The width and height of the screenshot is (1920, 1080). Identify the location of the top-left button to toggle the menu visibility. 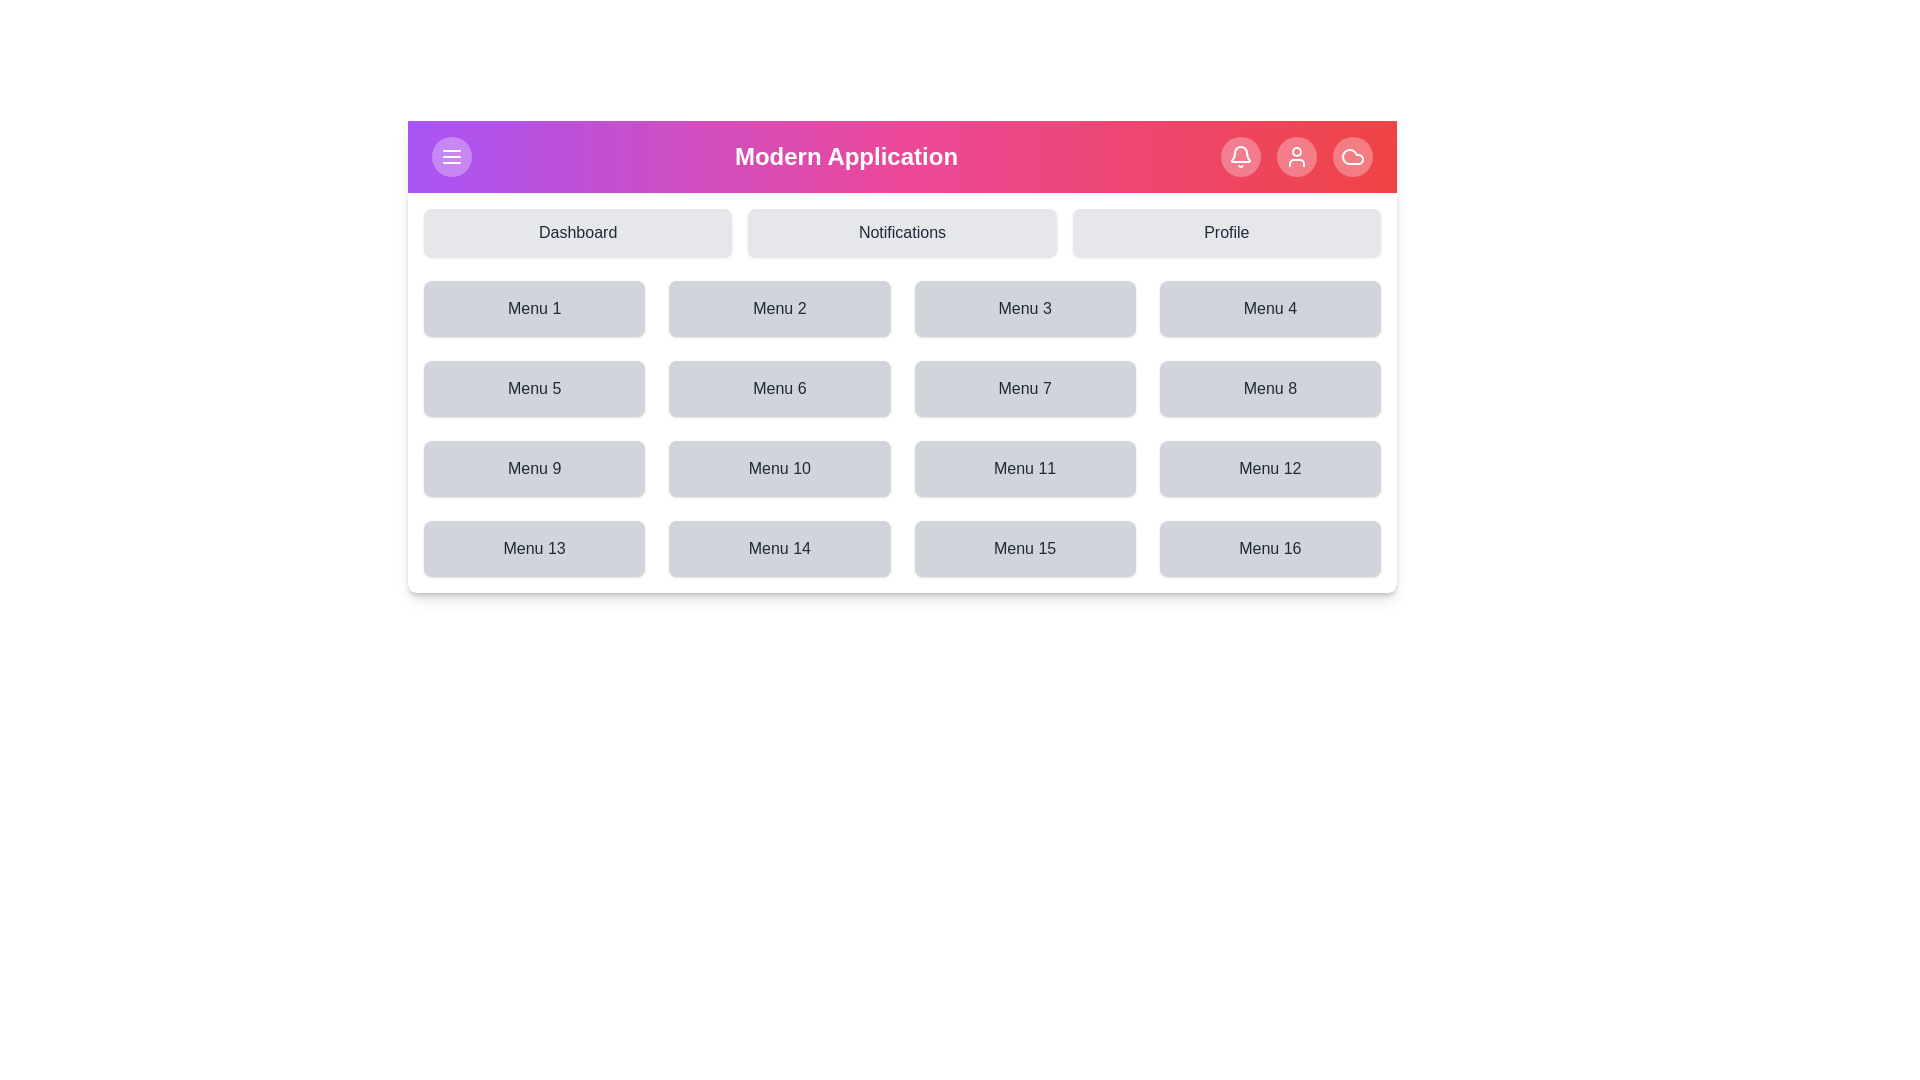
(450, 156).